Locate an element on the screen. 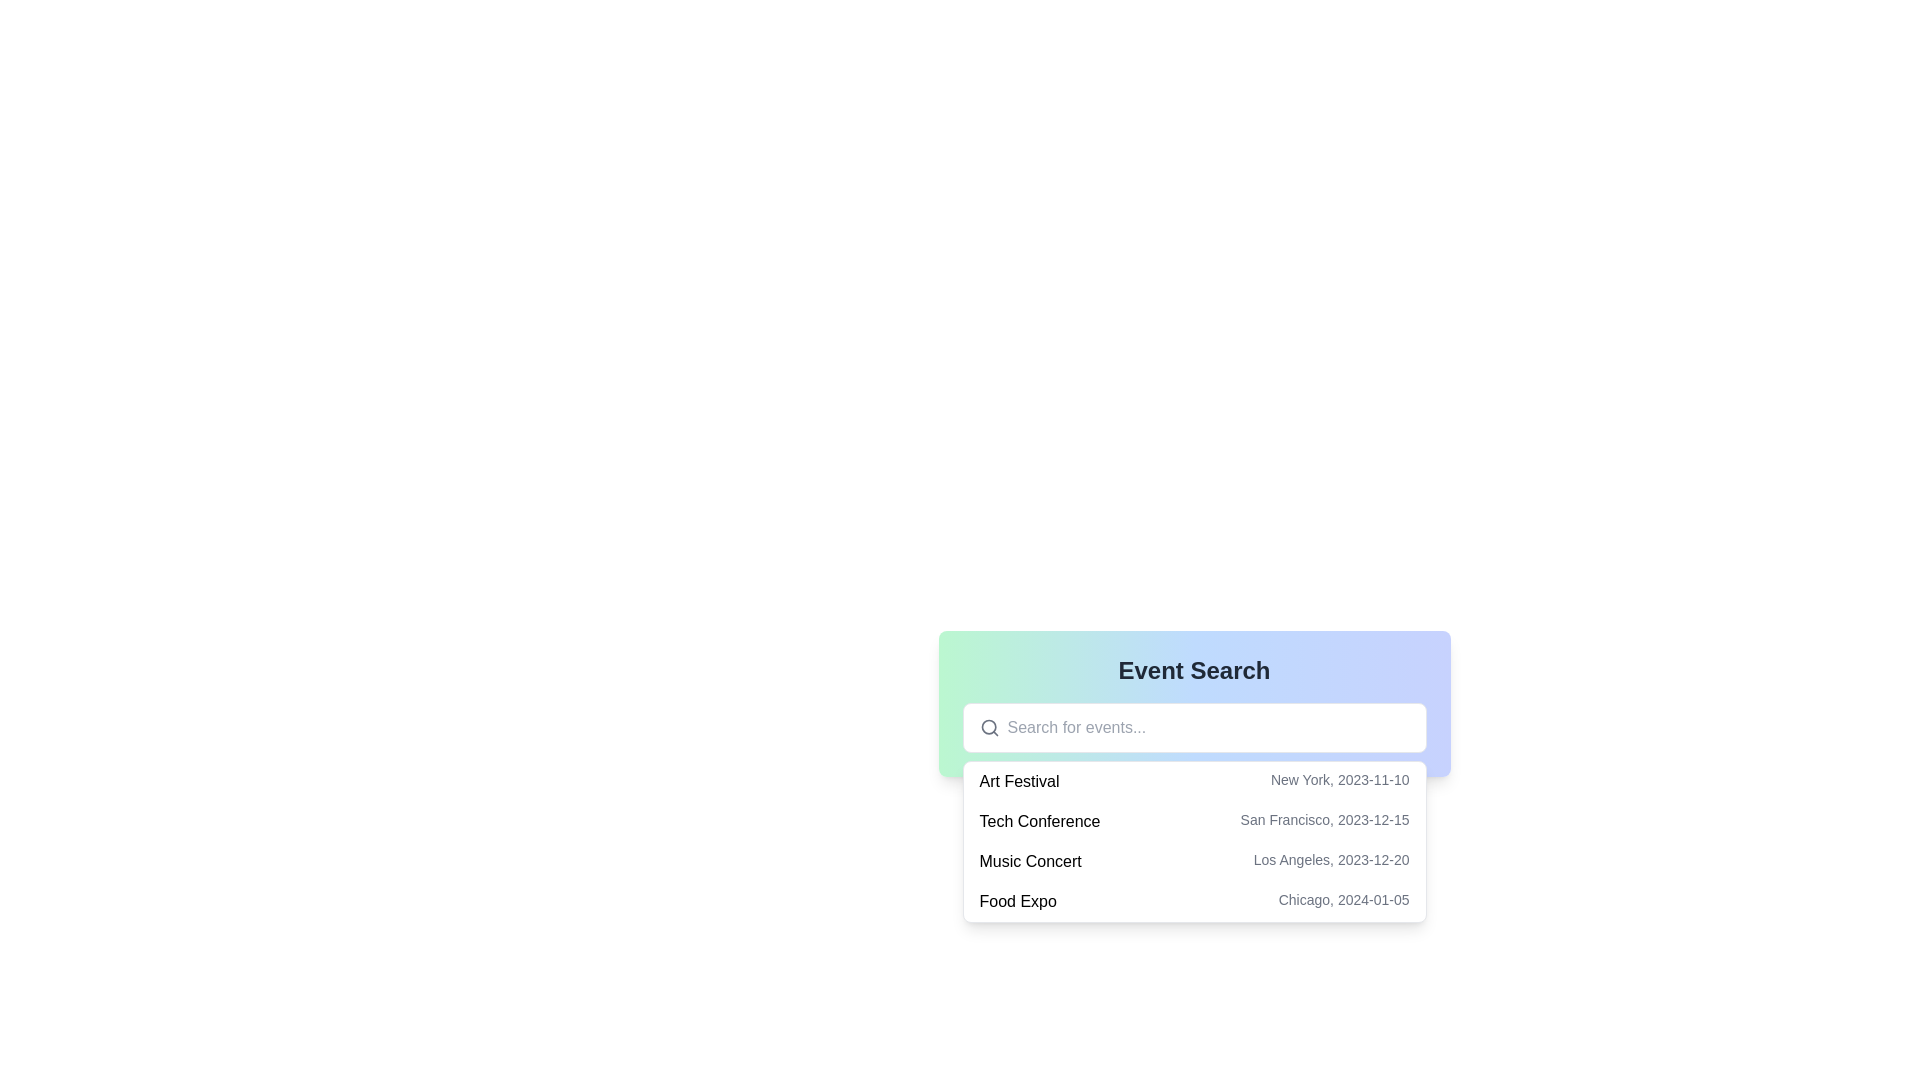 This screenshot has height=1080, width=1920. the first list item labeled 'Art Festival' followed by 'New York, 2023-11-10' is located at coordinates (1194, 781).